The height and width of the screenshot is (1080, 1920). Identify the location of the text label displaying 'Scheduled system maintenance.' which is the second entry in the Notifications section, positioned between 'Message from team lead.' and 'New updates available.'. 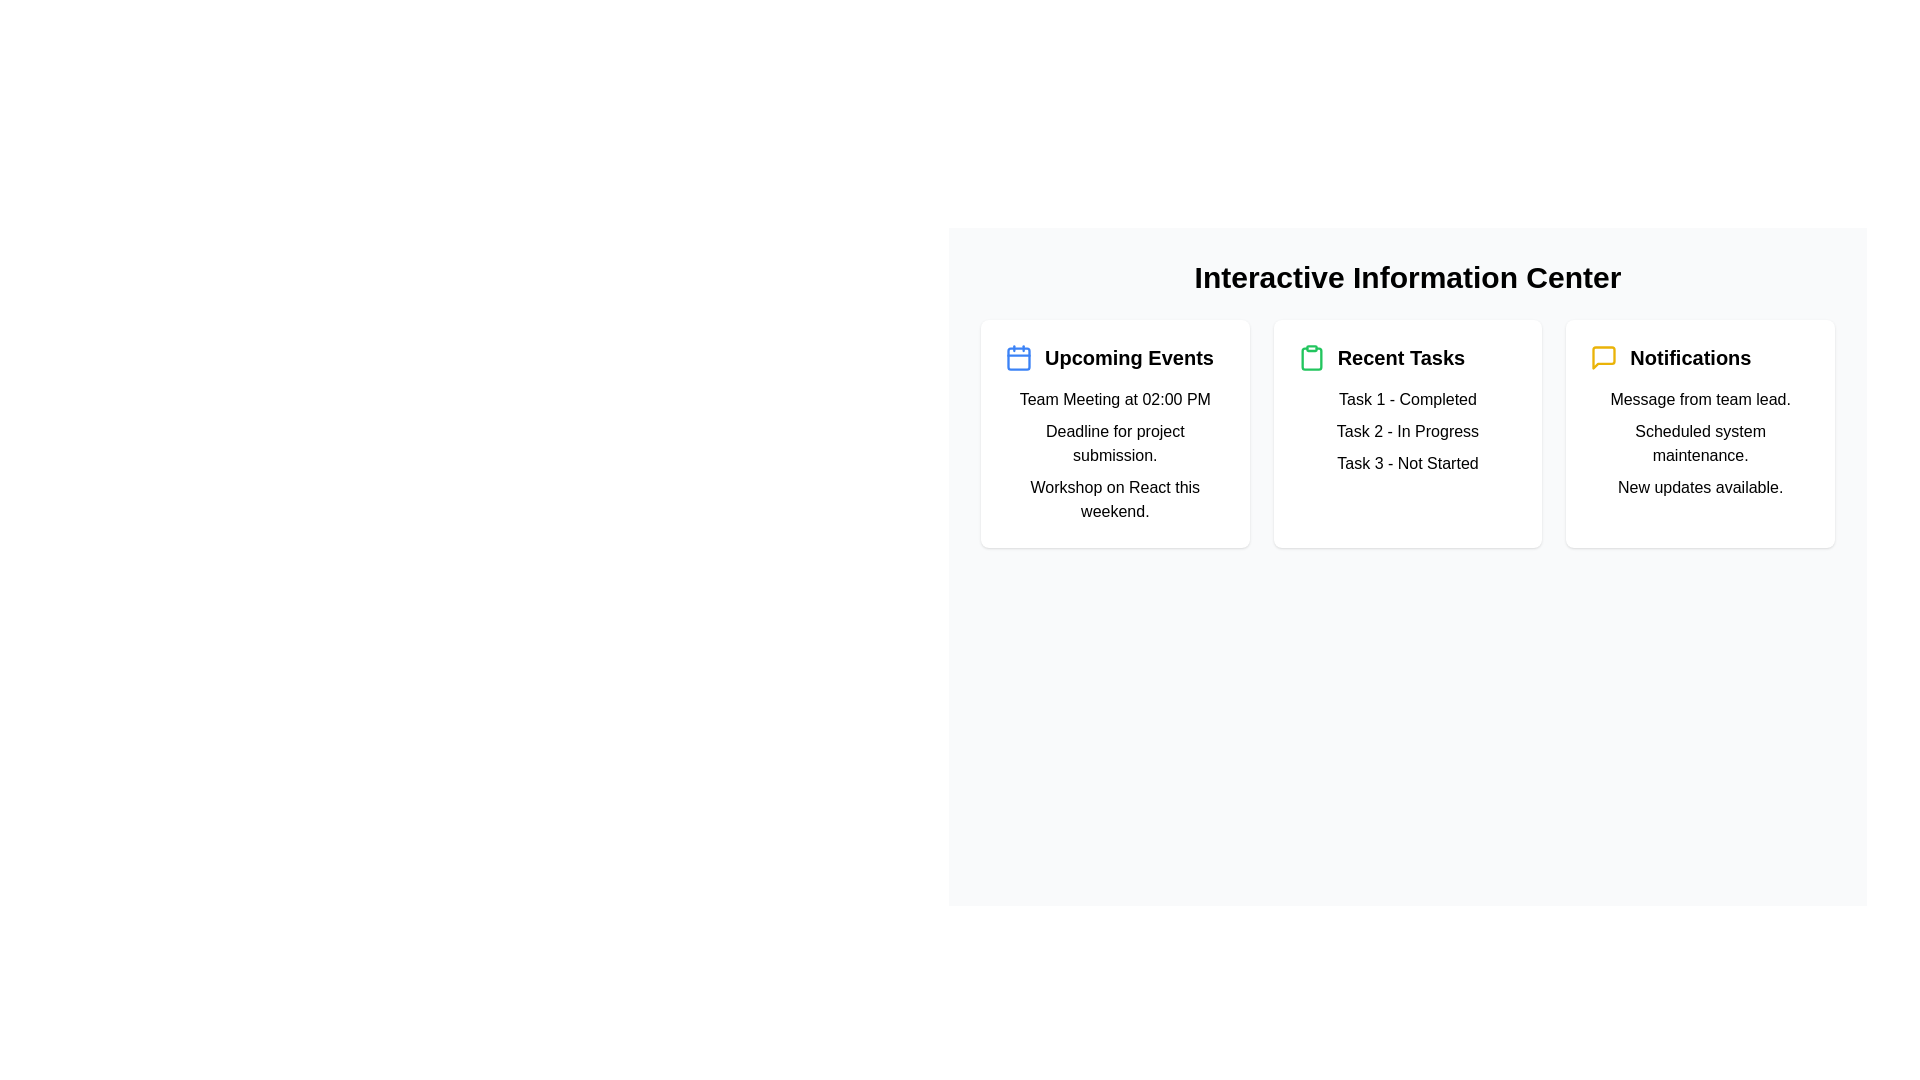
(1699, 442).